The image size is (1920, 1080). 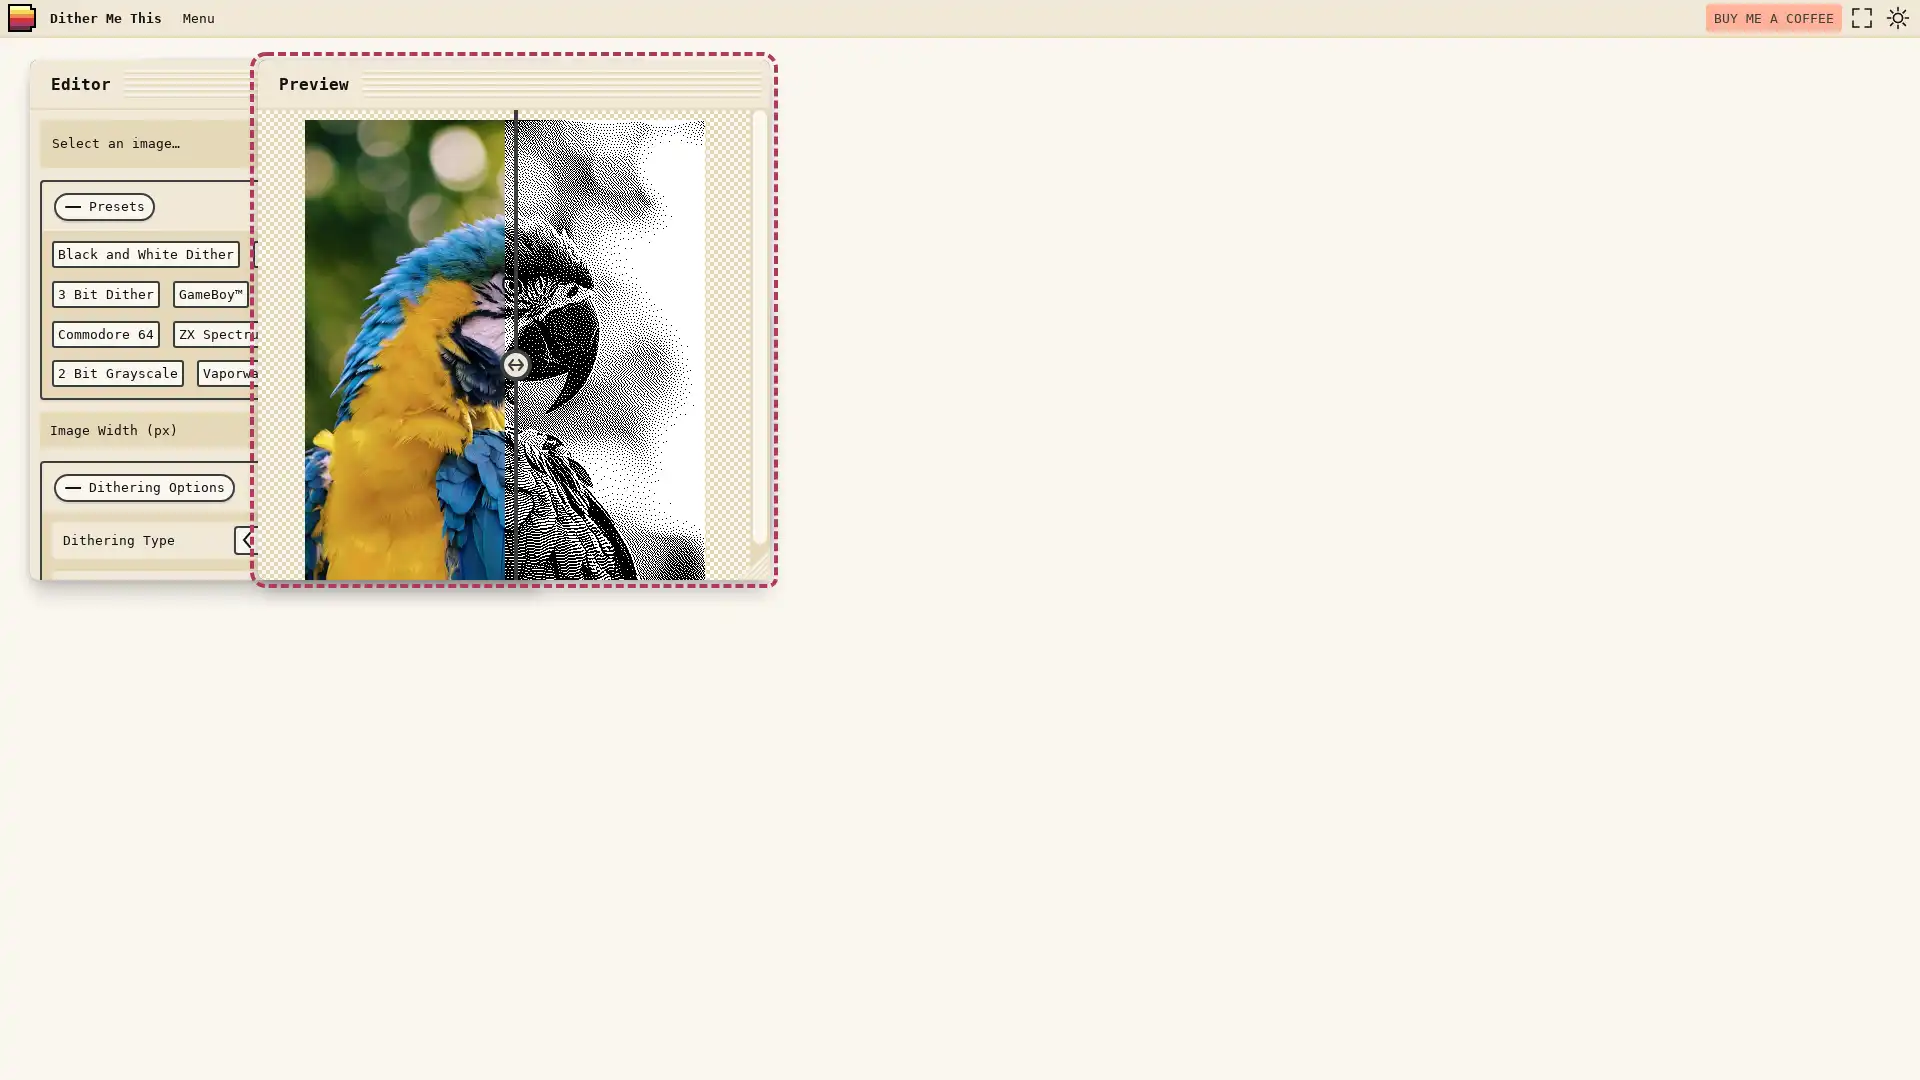 I want to click on select next option, so click(x=500, y=588).